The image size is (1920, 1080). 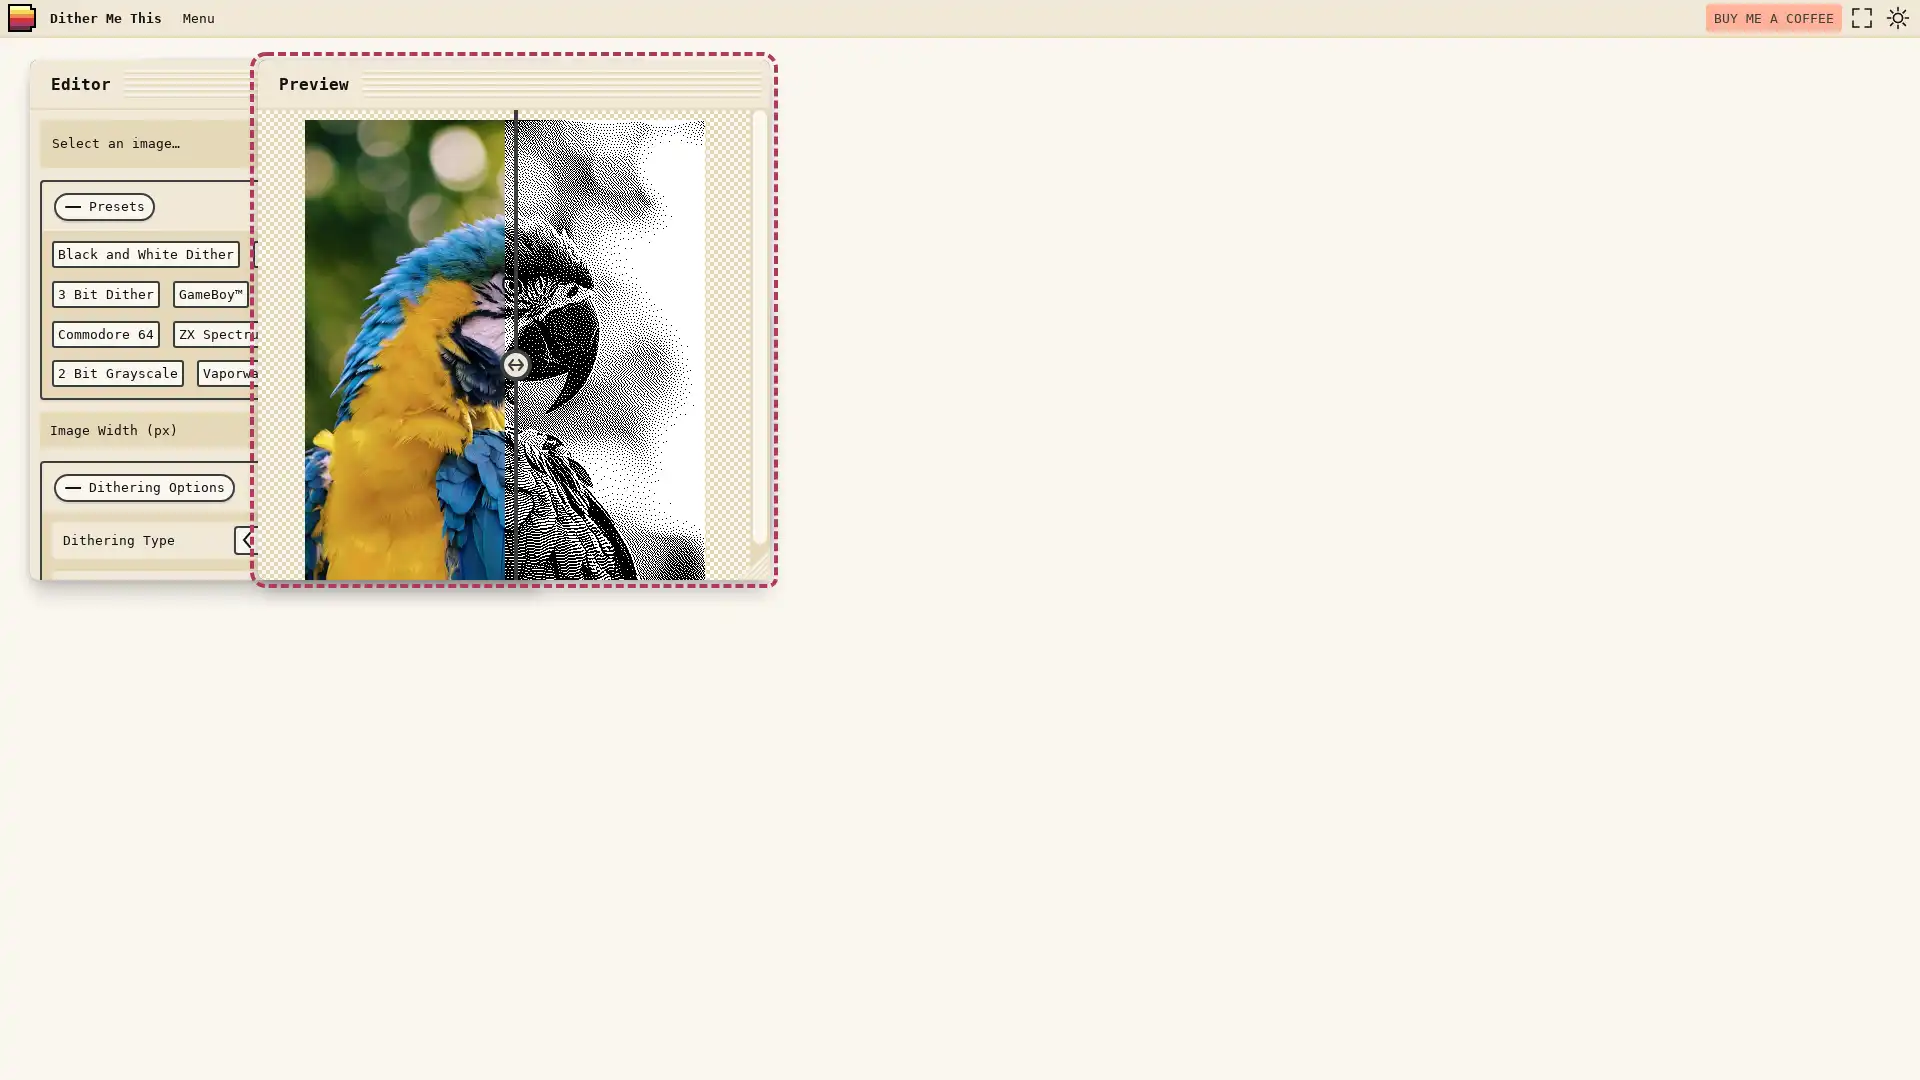 I want to click on select next option, so click(x=500, y=588).